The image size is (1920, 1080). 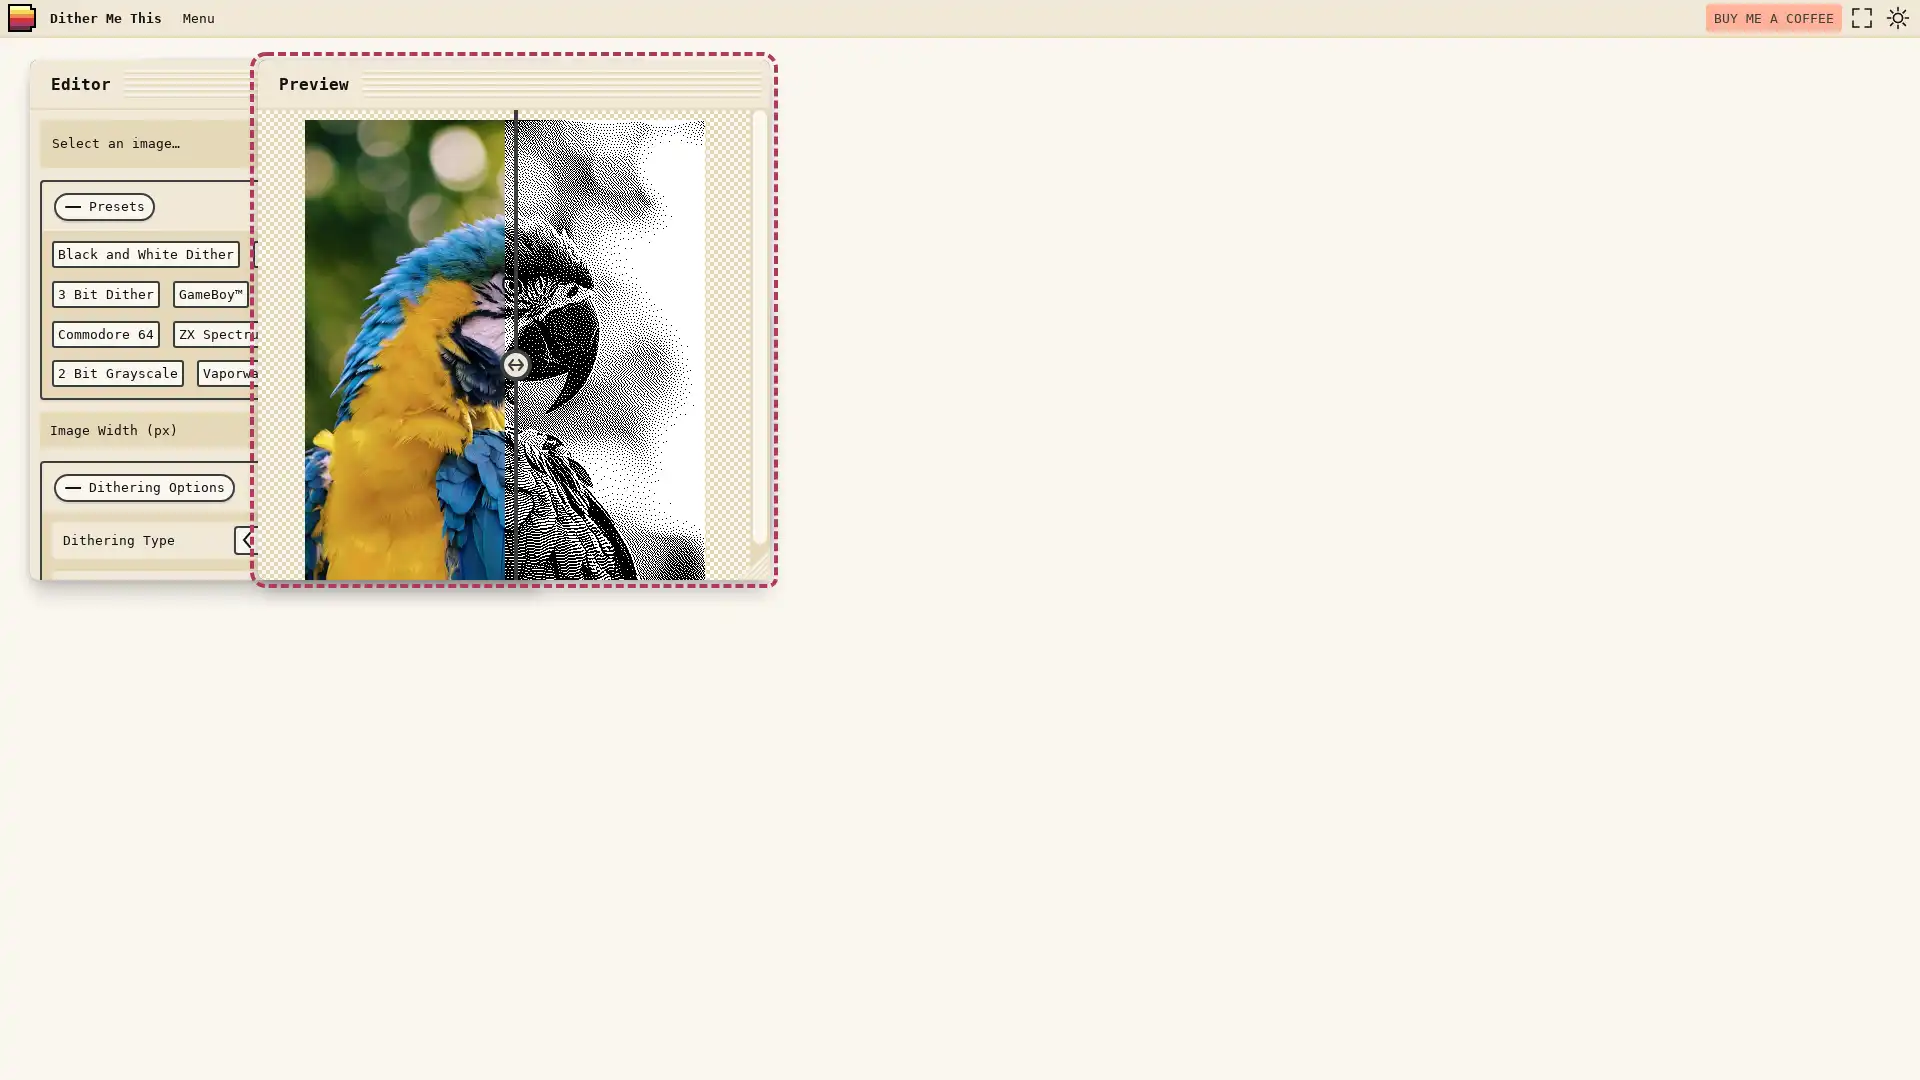 I want to click on select next option, so click(x=500, y=588).